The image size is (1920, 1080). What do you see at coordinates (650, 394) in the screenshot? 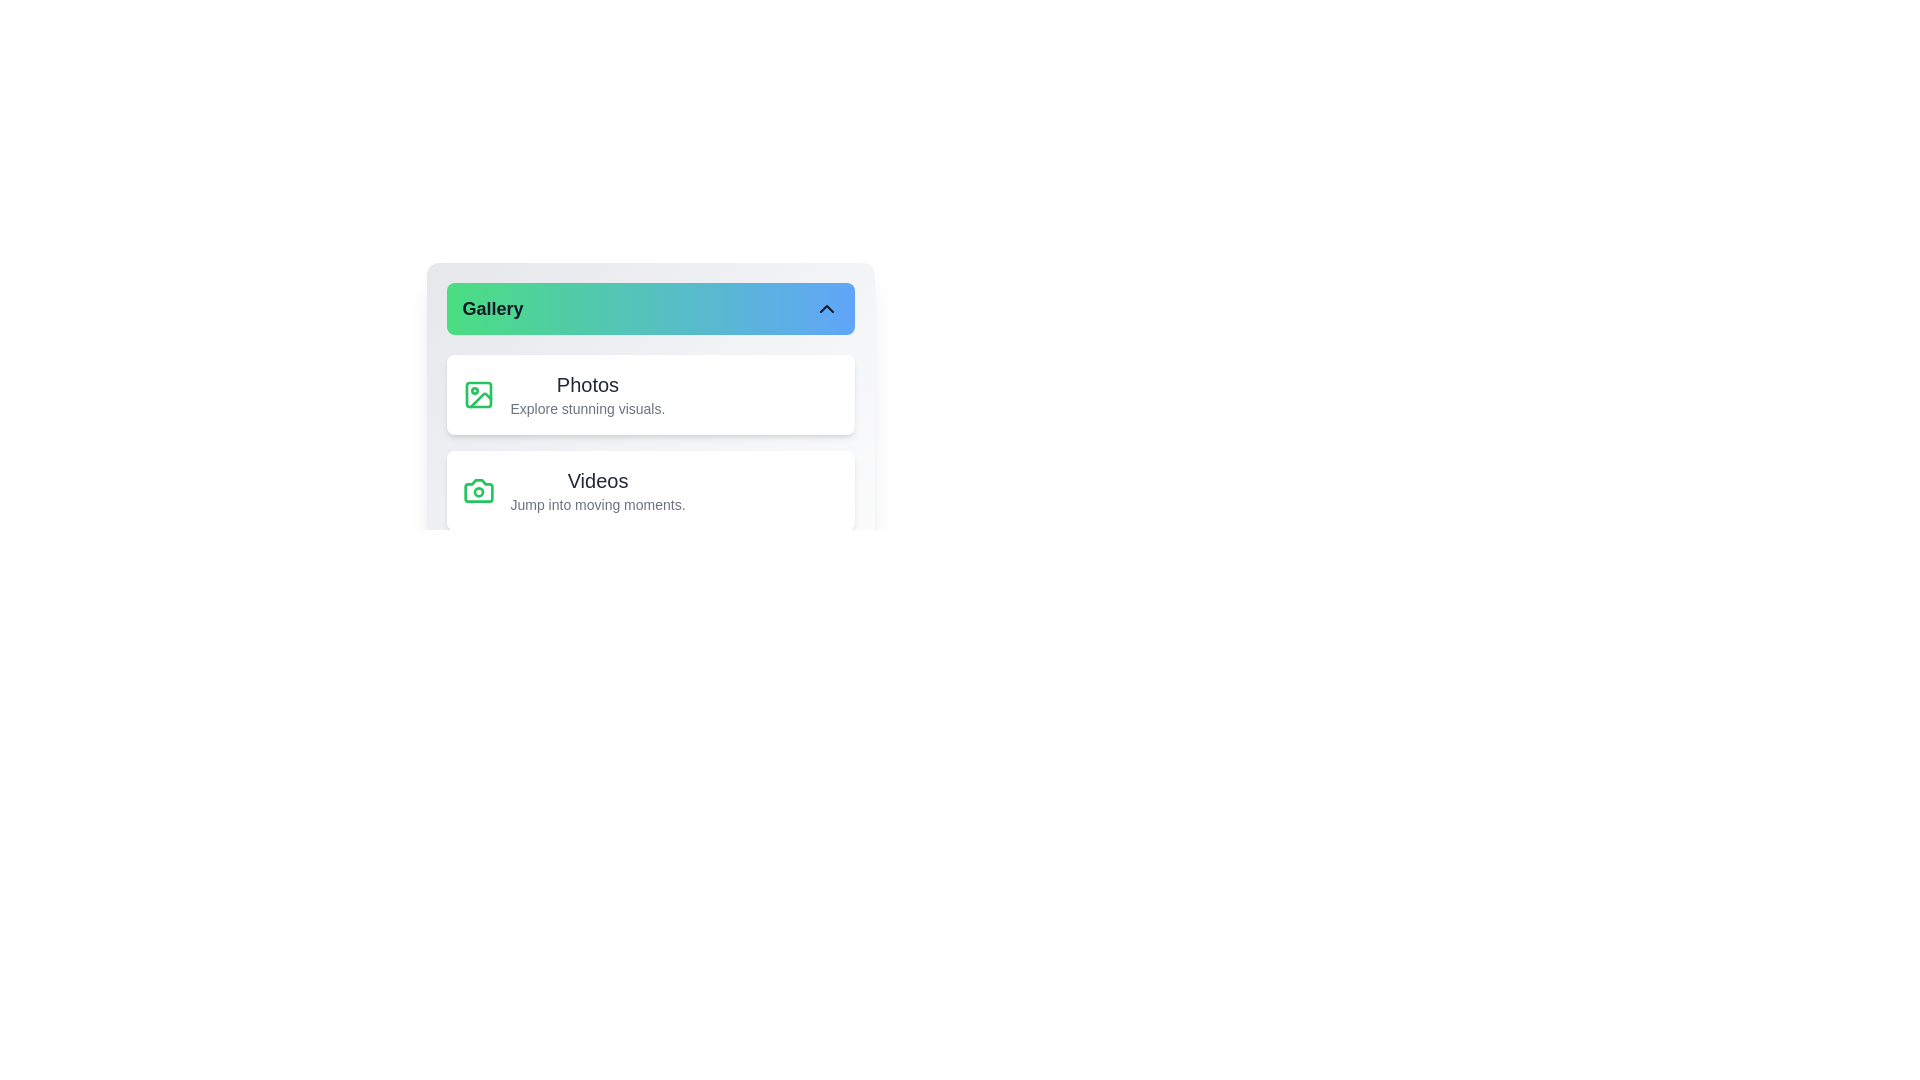
I see `the gallery category Photos to observe its hover effects` at bounding box center [650, 394].